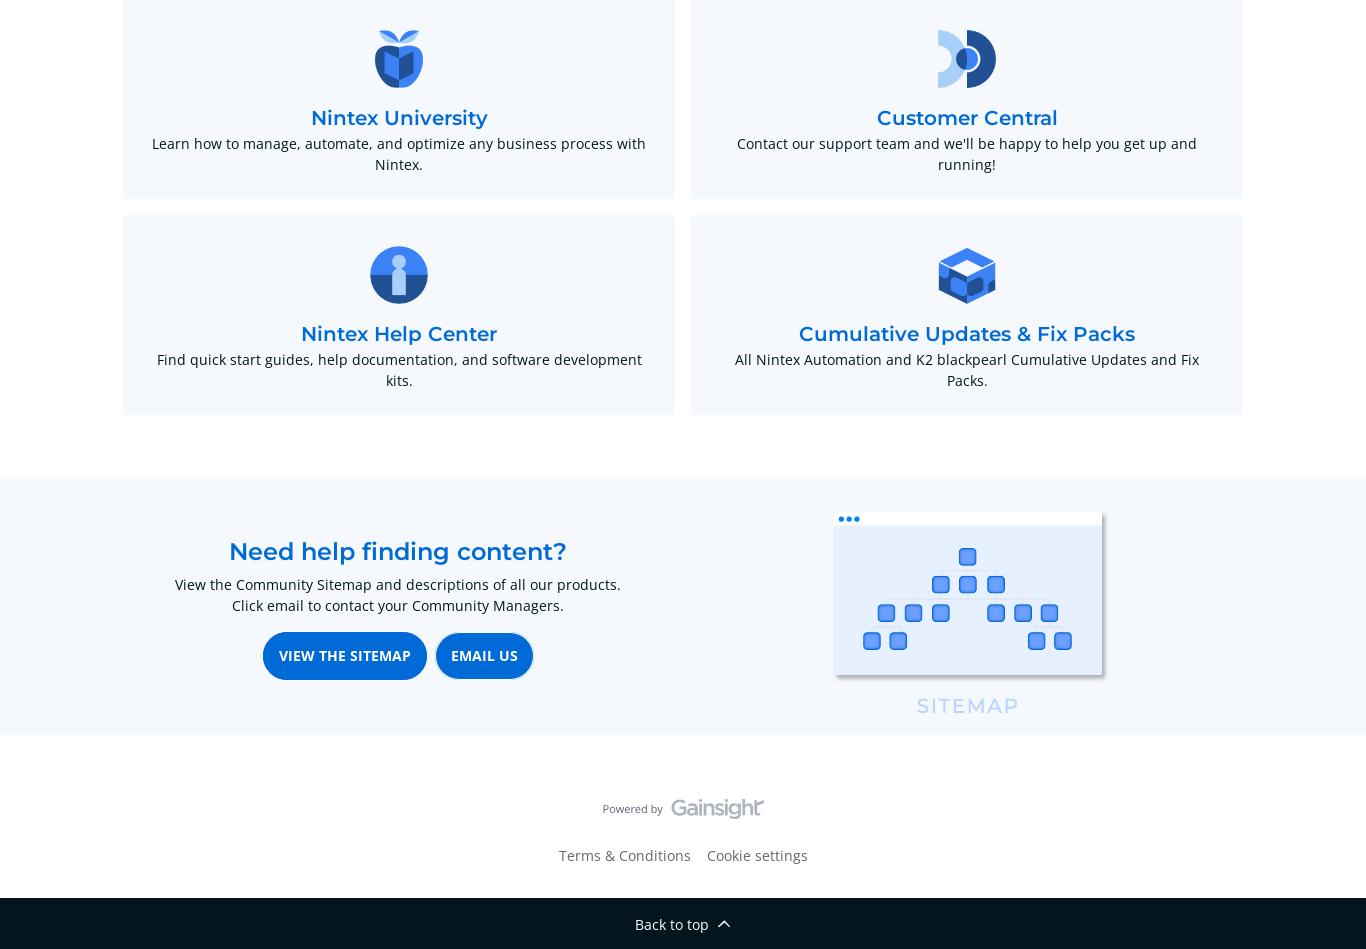 The height and width of the screenshot is (949, 1366). Describe the element at coordinates (966, 370) in the screenshot. I see `'All Nintex Automation and K2 blackpearl Cumulative Updates and Fix Packs.'` at that location.